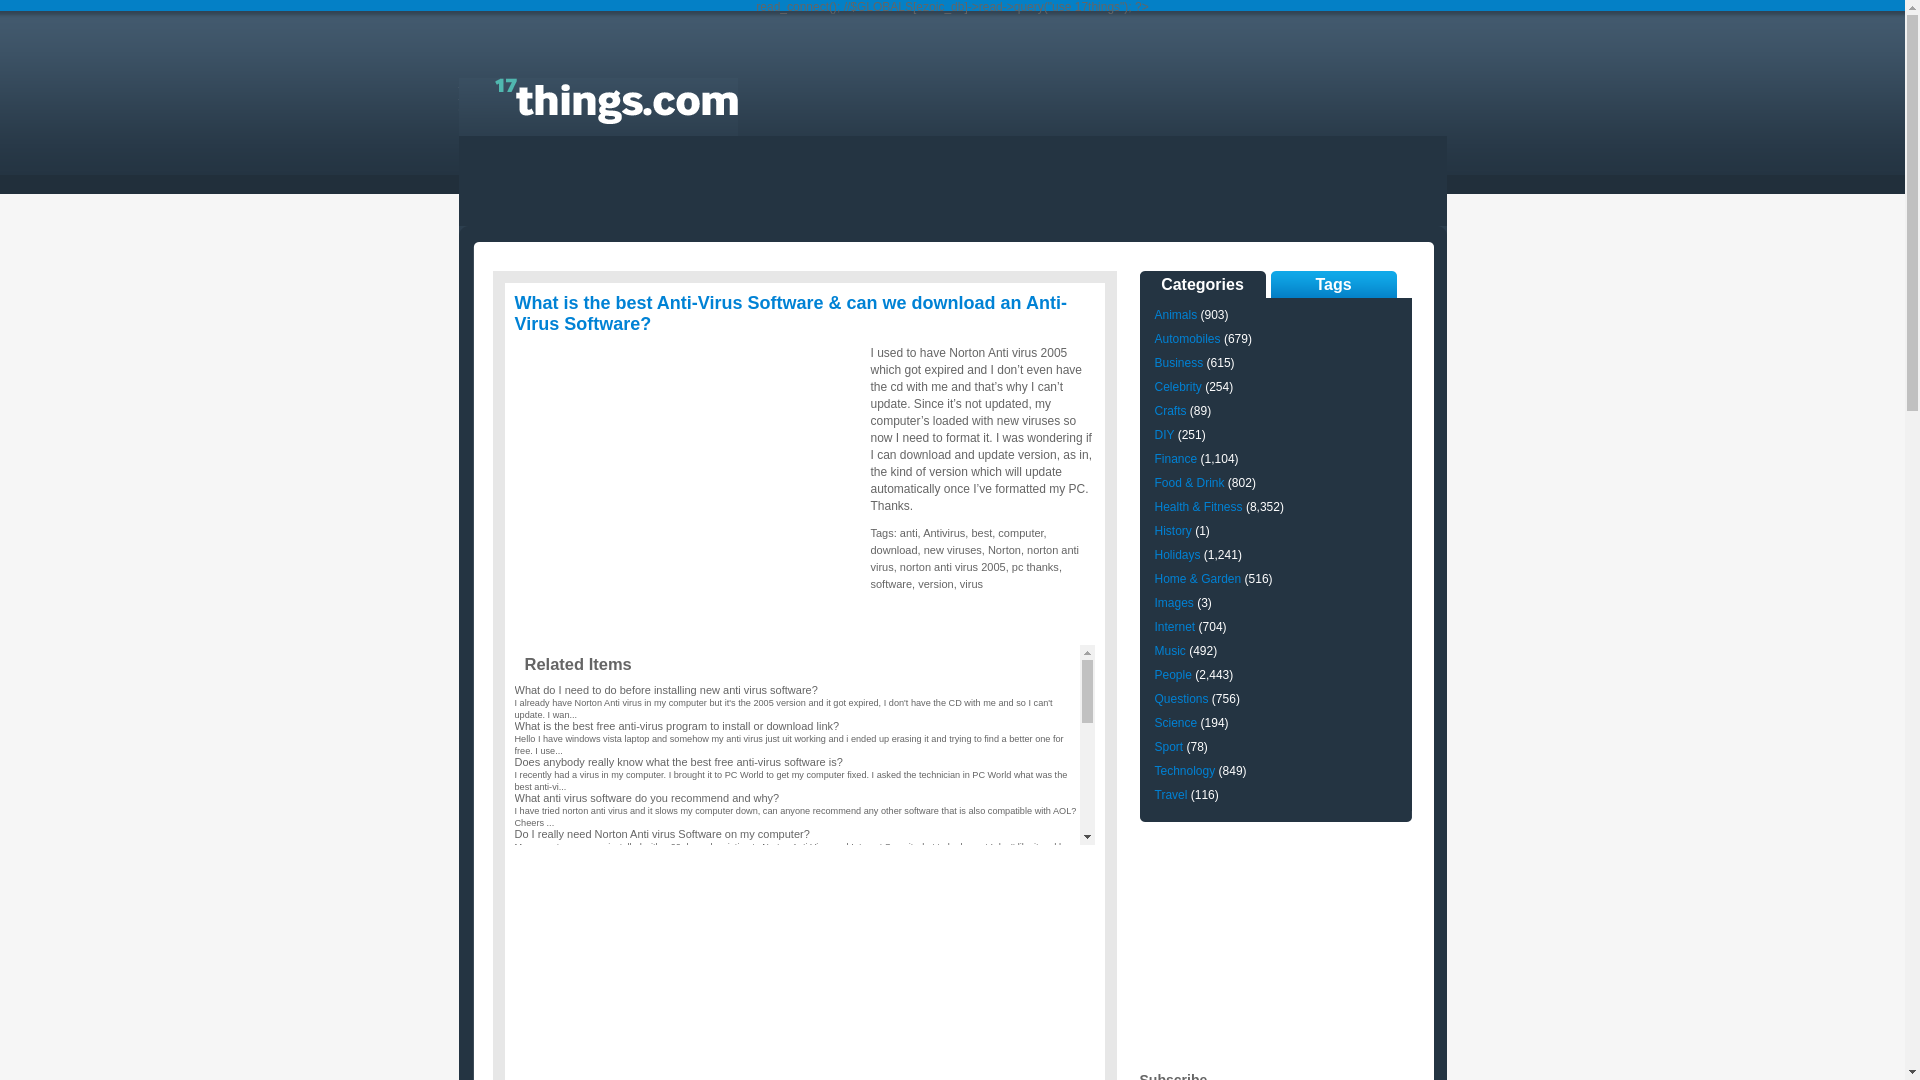  I want to click on 'norton anti virus 2005', so click(952, 567).